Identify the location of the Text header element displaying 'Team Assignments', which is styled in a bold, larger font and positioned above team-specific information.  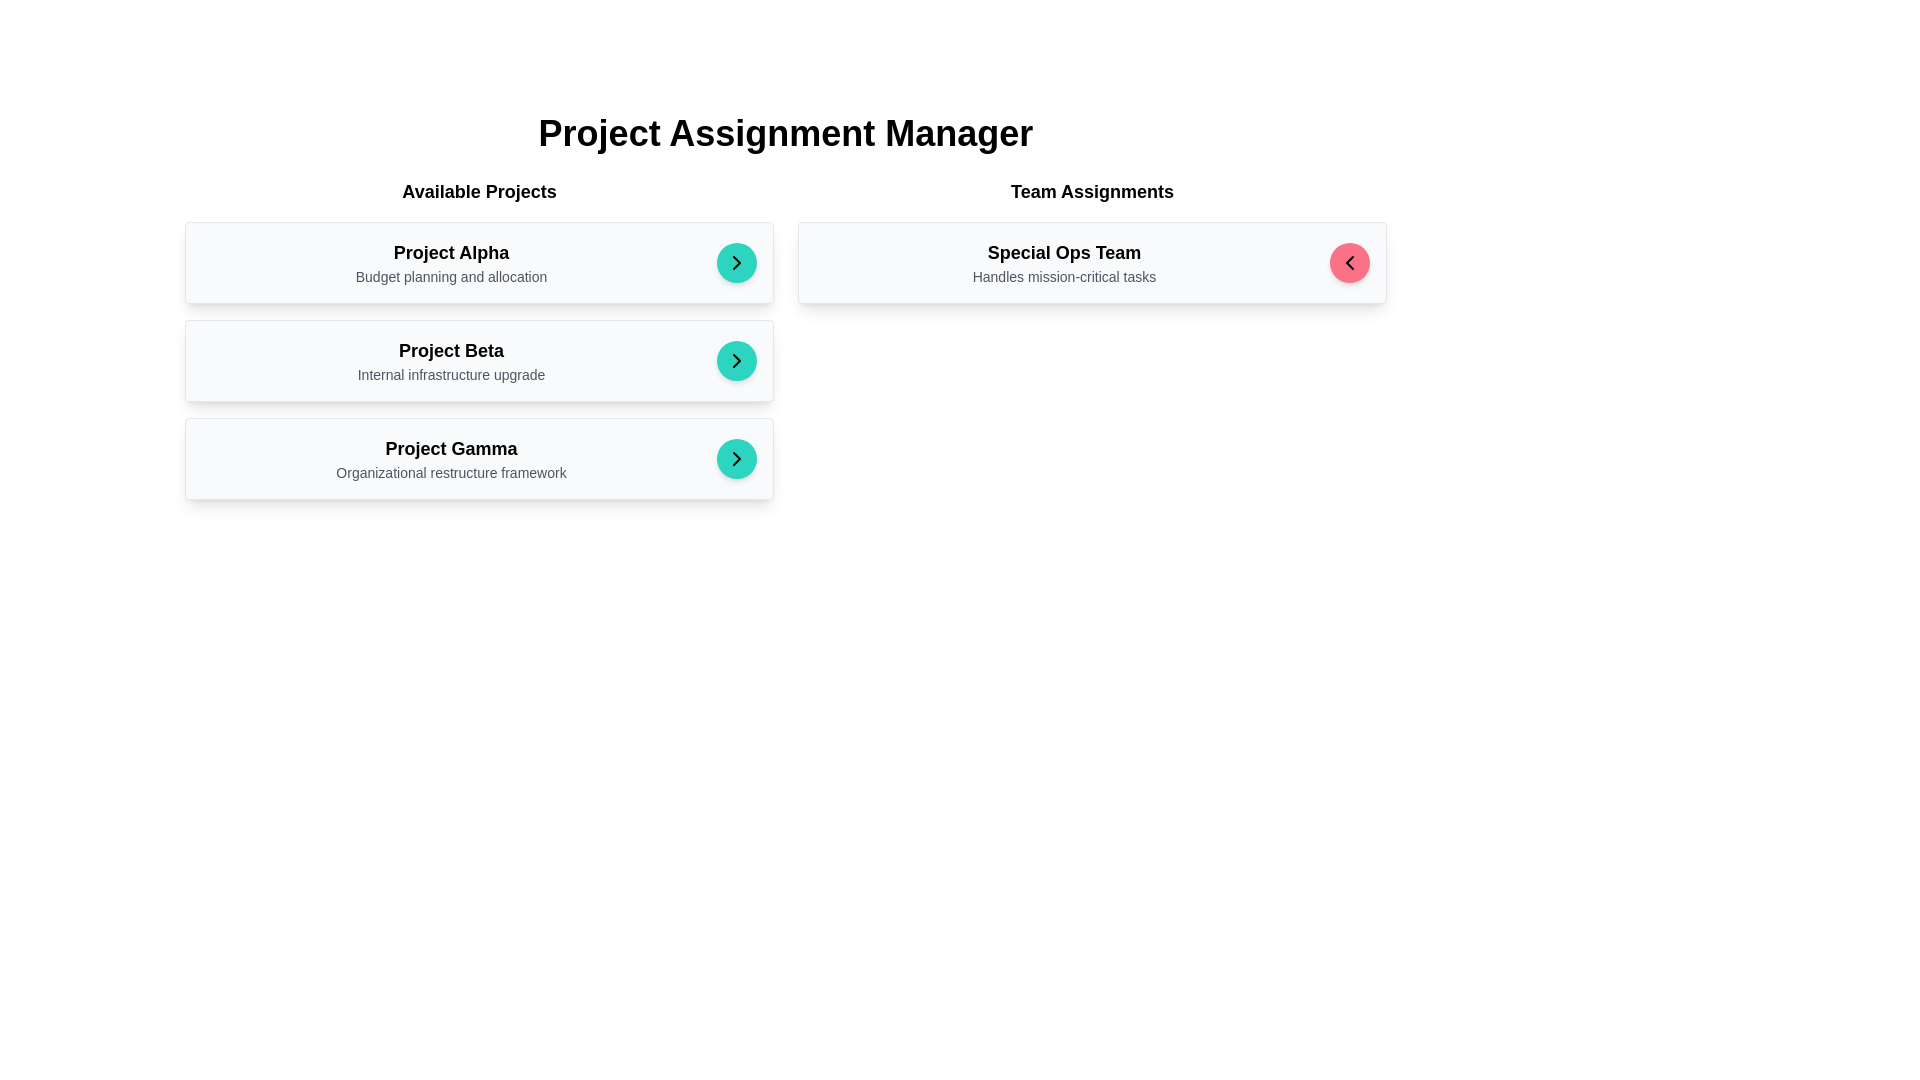
(1091, 192).